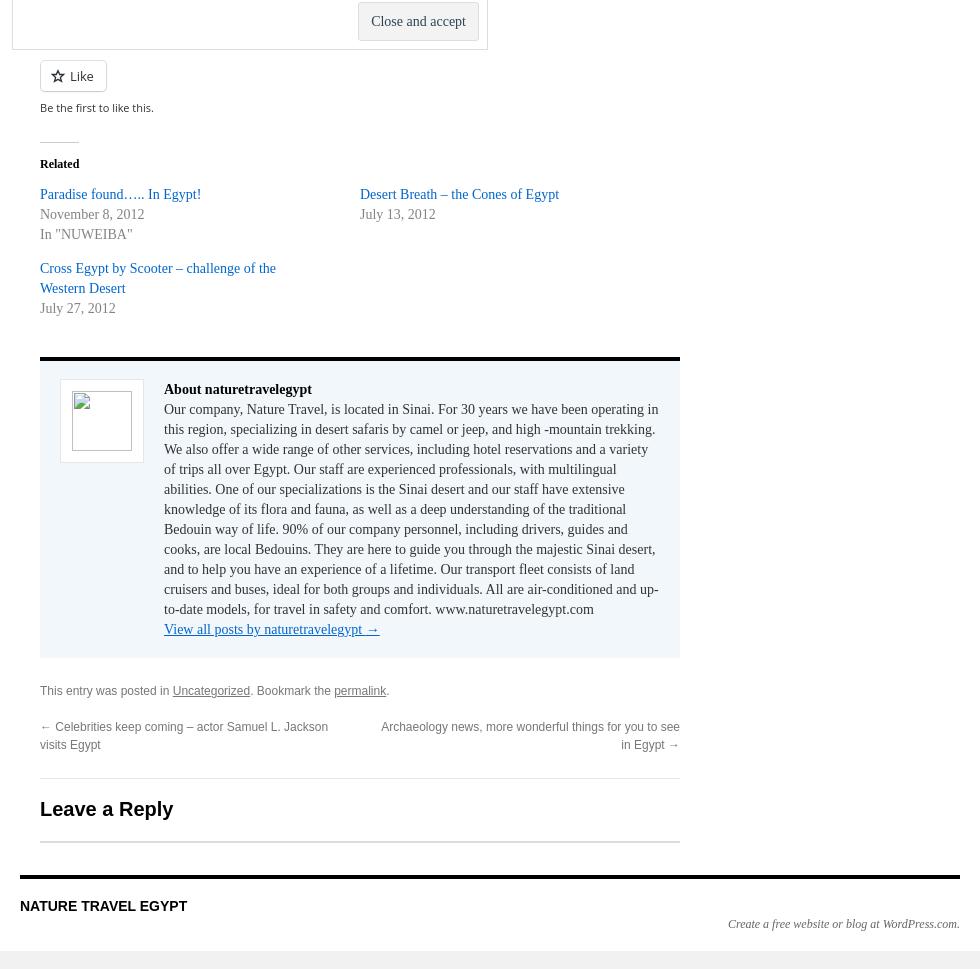 This screenshot has width=980, height=969. I want to click on 'Our company, Nature Travel, is located in Sinai. For 30 years we have been operating in this region, specializing in desert safaris by camel or jeep, and high -mountain trekking. We also offer a wide range of other services, including hotel reservations and a variety of trips all over Egypt.

Our staff are experienced professionals, with multilingual abilities. One of our specializations is the Sinai desert and our staff have extensive knowledge of its flora and fauna, as well as a deep understanding of the traditional Bedouin way of life. 90% of our company personnel, including drivers, guides and cooks, are local Bedouins. They are here to guide you through the majestic Sinai desert, and to help you have an experience of a lifetime.

Our transport fleet consists of land cruisers and buses, ideal for both groups and individuals. All are air-conditioned and up-to-date models, for travel in safety and comfort.
   www.naturetravelegypt.com', so click(163, 508).